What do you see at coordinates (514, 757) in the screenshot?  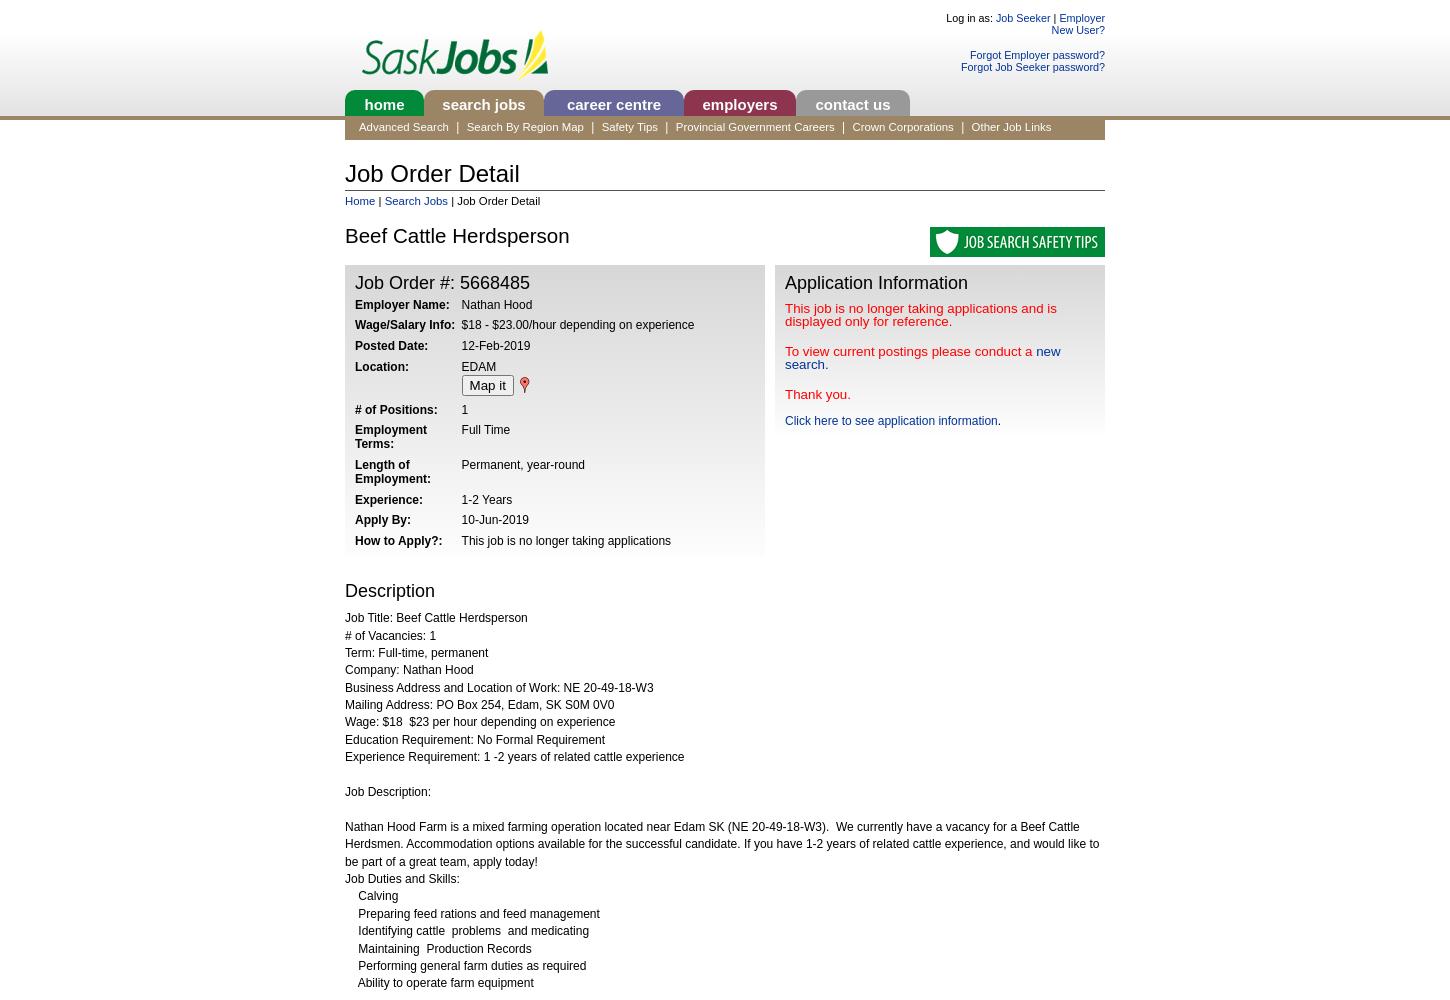 I see `'Experience Requirement: 1 -2 years of related cattle experience'` at bounding box center [514, 757].